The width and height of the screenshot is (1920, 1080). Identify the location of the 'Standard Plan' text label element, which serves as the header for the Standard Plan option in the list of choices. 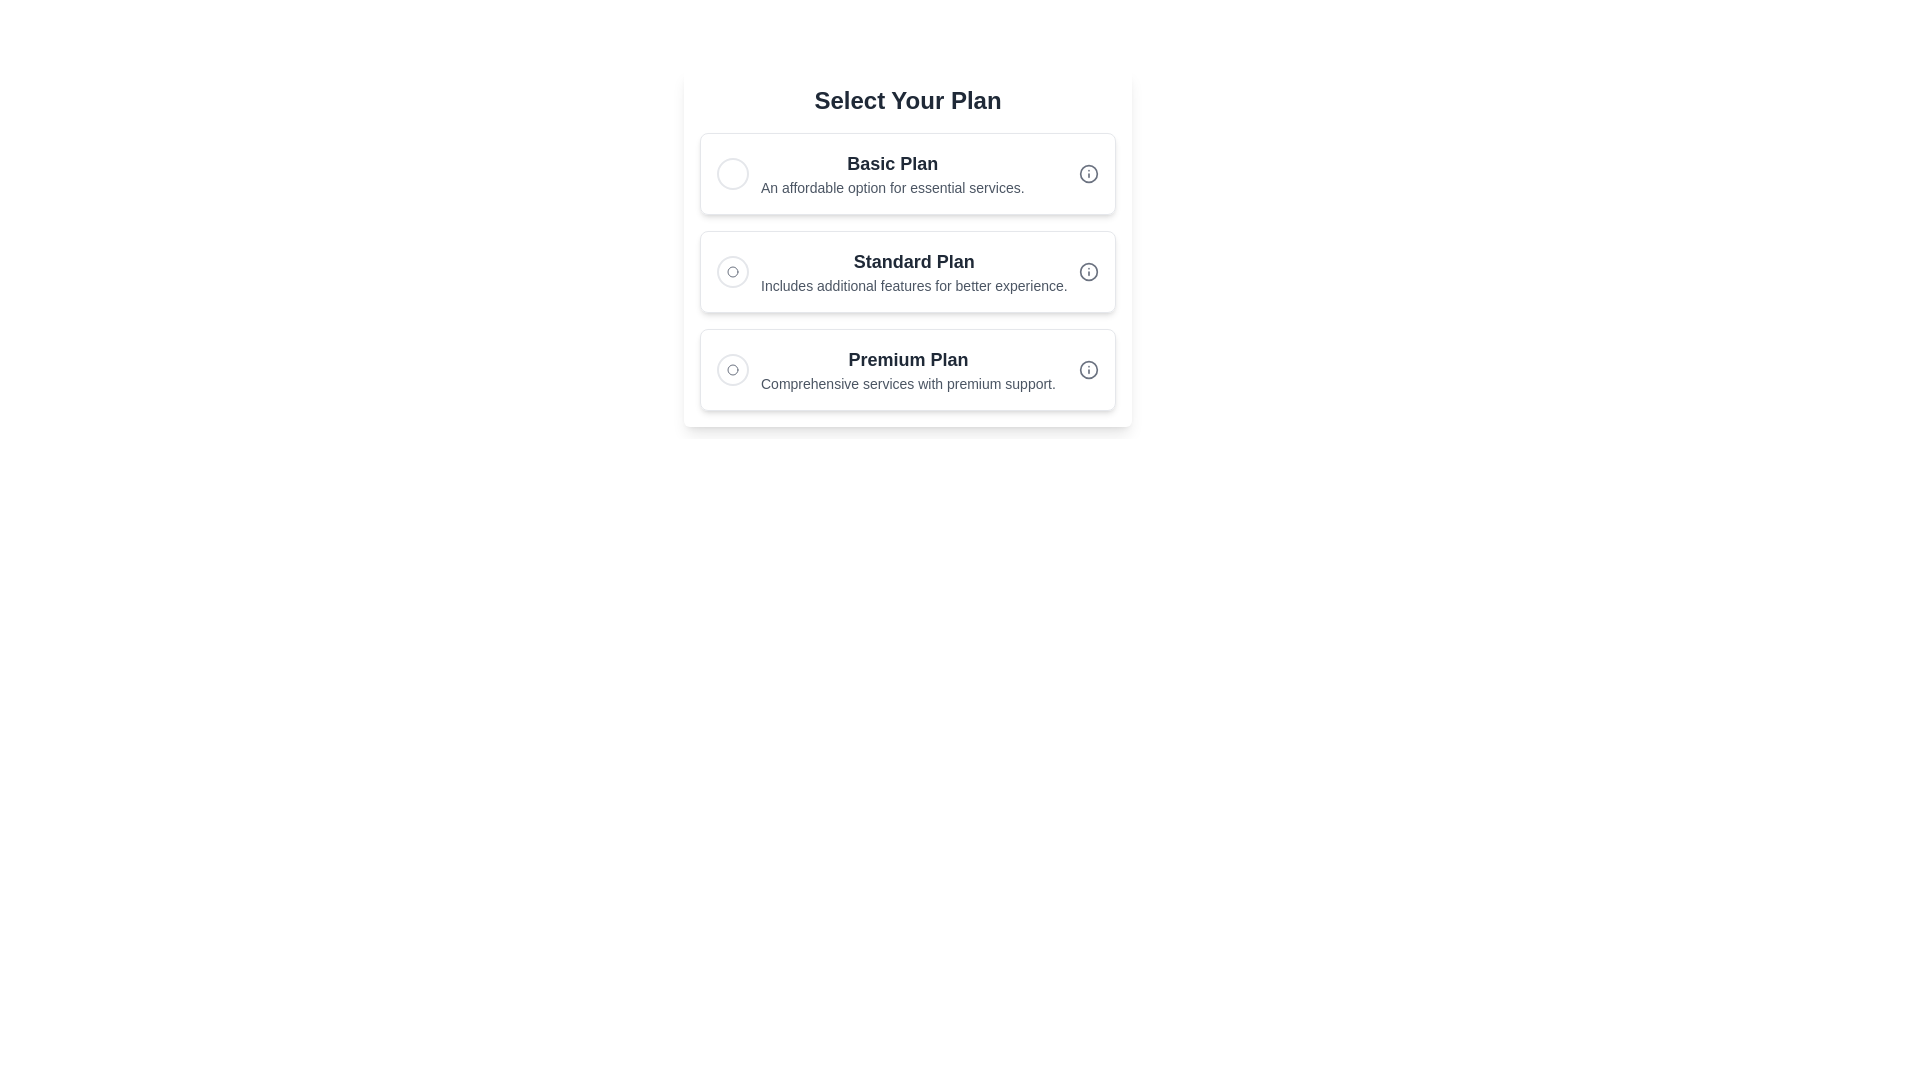
(913, 261).